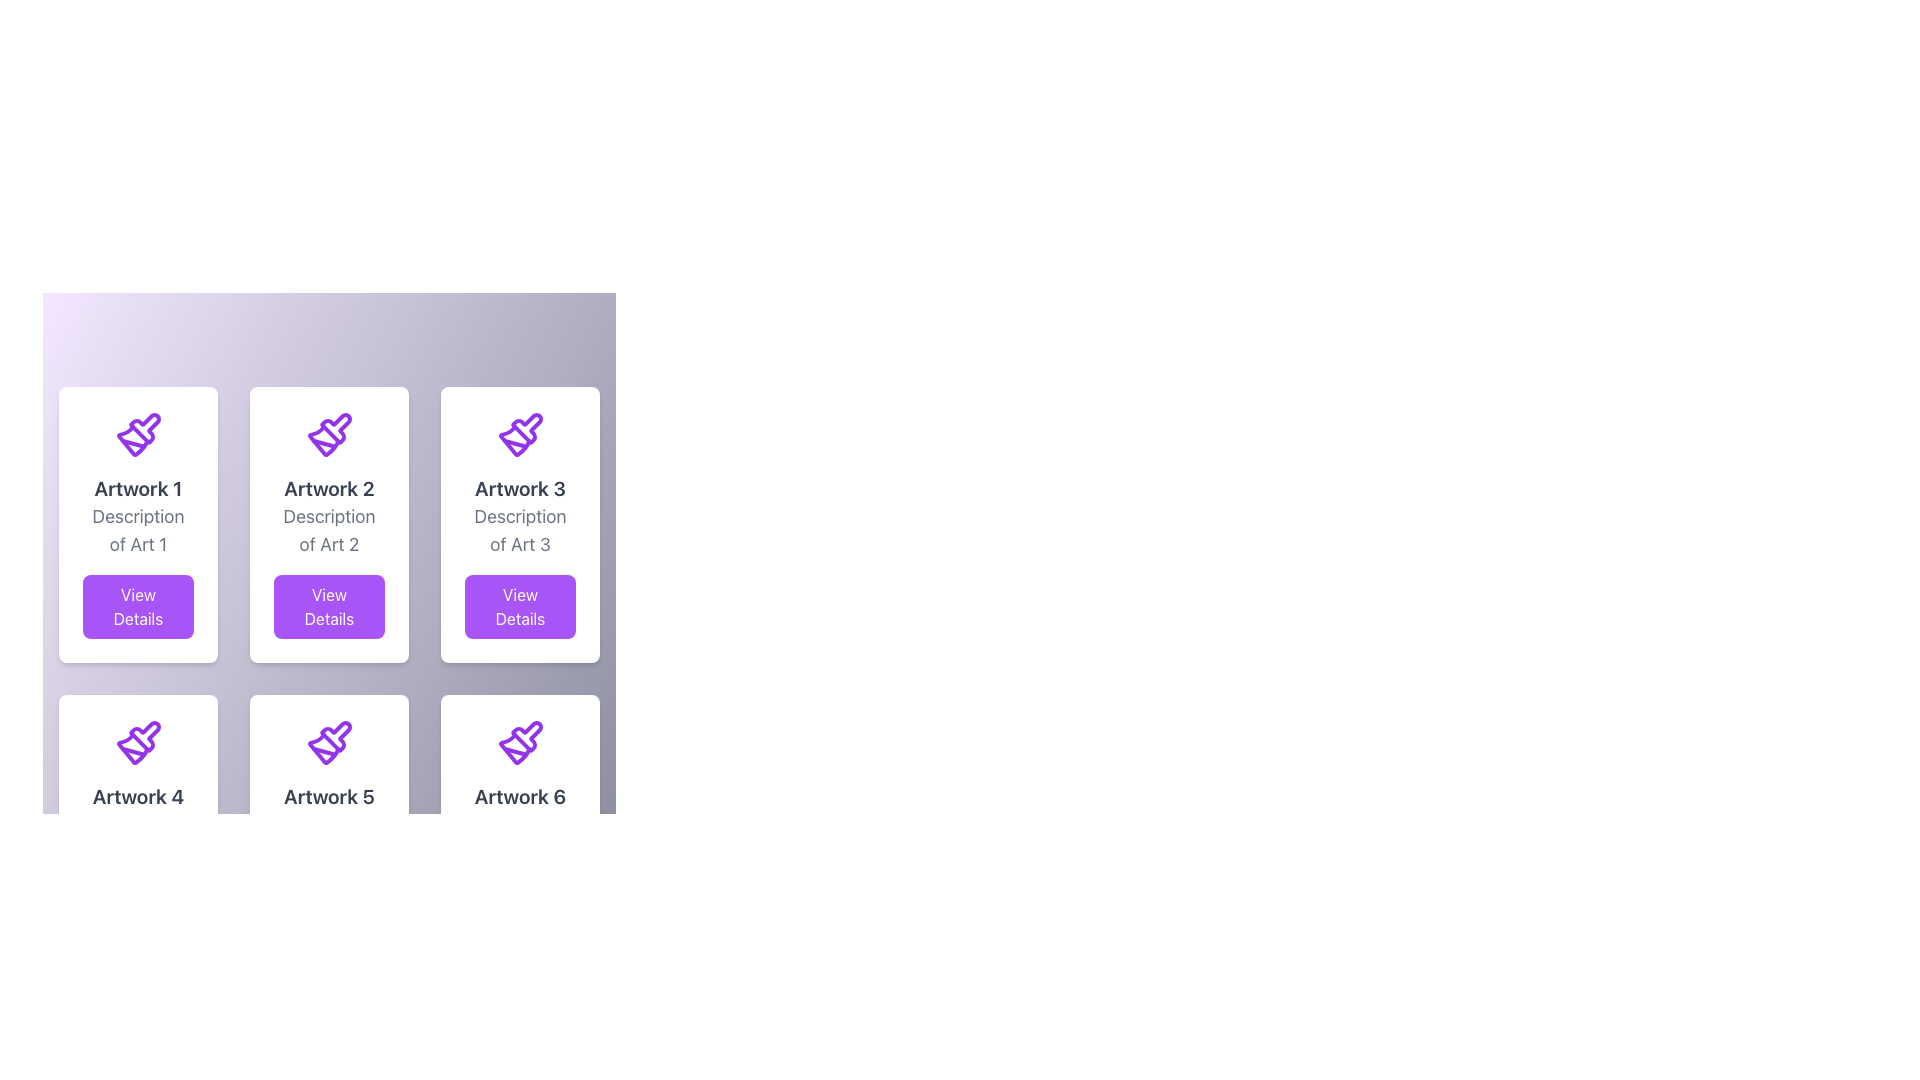  What do you see at coordinates (520, 434) in the screenshot?
I see `the stylized purple paintbrush icon located at the top of the card for 'Artwork 3', above the title and description` at bounding box center [520, 434].